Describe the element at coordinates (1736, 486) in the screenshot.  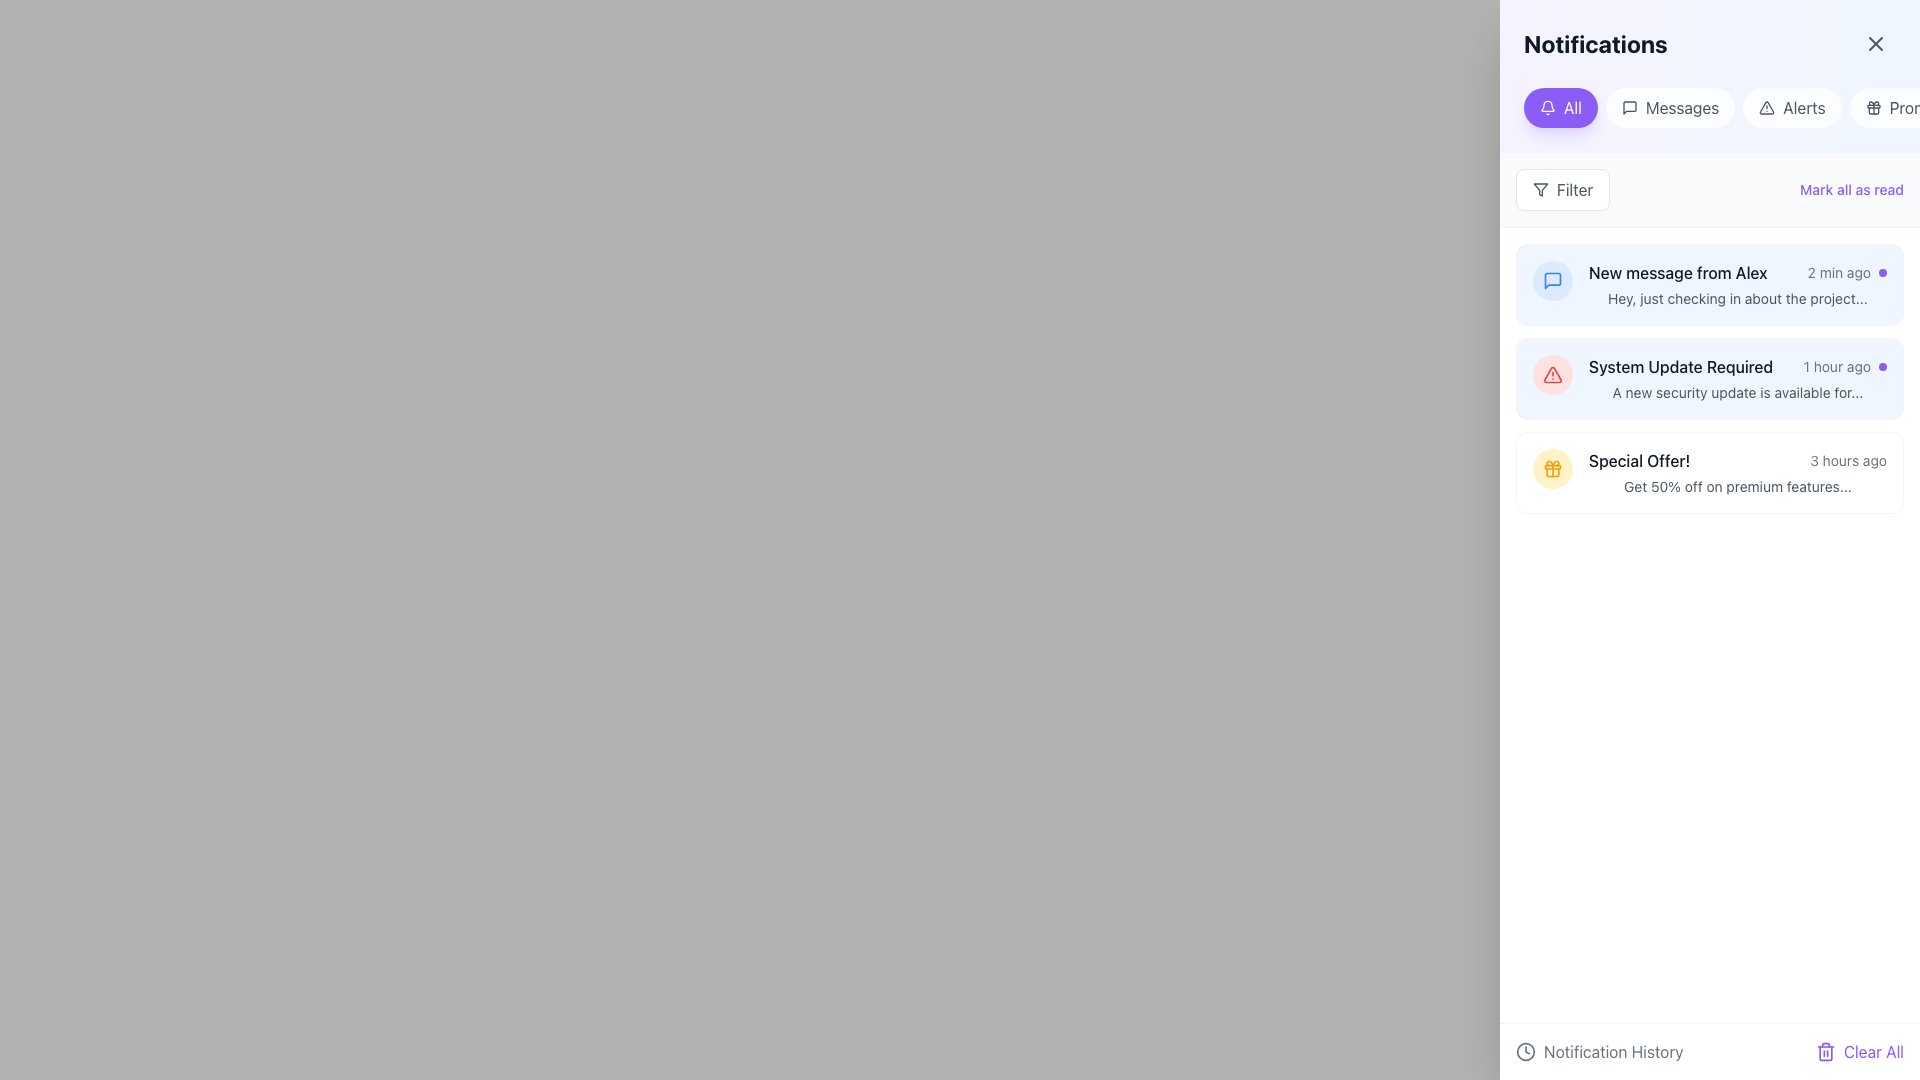
I see `the text label providing additional context related to the notification, located below the main title 'Special Offer!' in the third notification block on the right-hand side notification panel, underneath the timestamp '3 hours ago'` at that location.